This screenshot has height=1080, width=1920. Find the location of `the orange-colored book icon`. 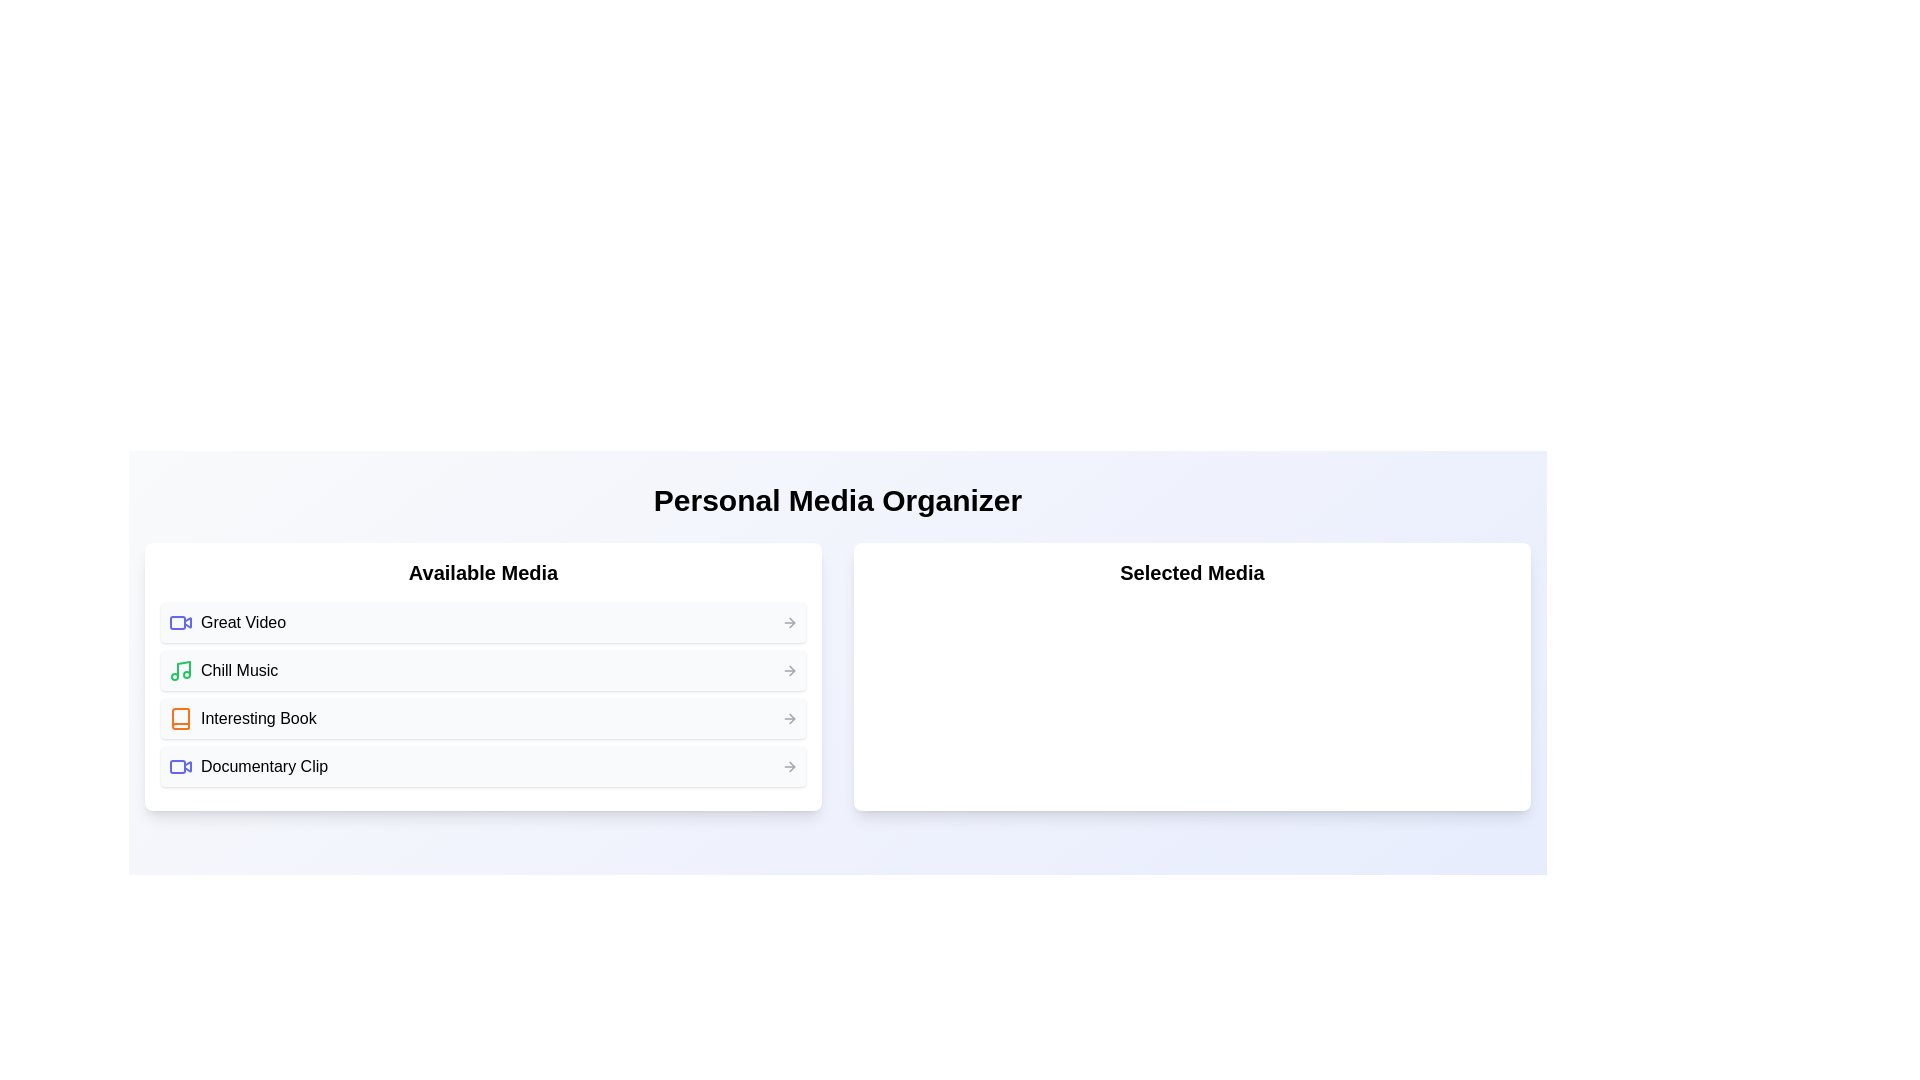

the orange-colored book icon is located at coordinates (181, 717).